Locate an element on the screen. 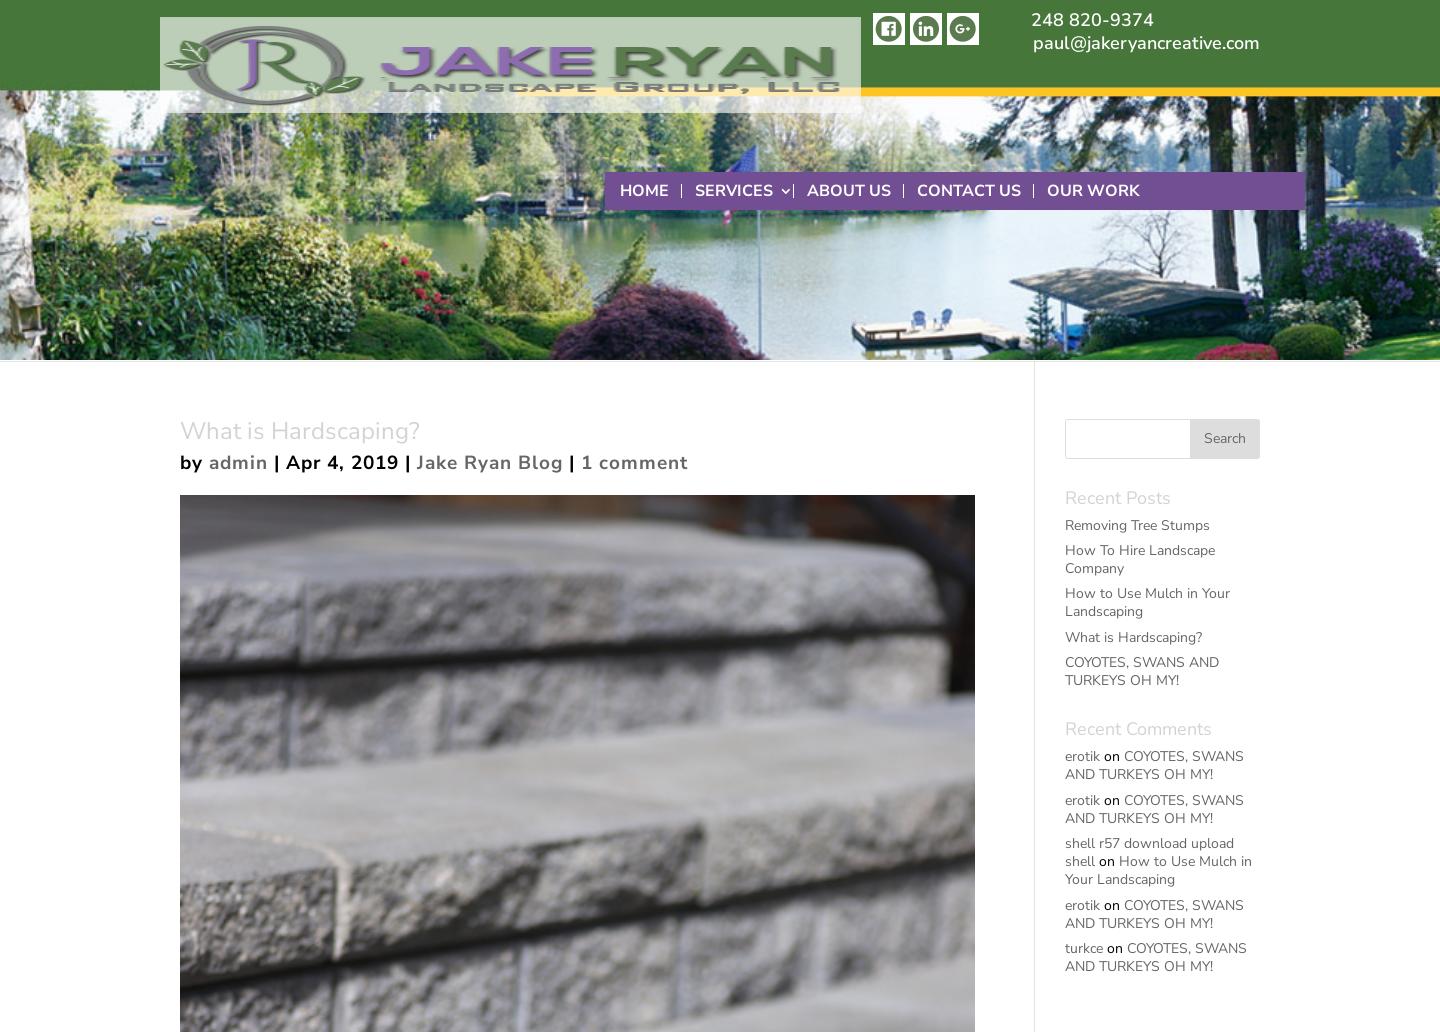  'paul@jakeryancreative.com' is located at coordinates (1033, 42).